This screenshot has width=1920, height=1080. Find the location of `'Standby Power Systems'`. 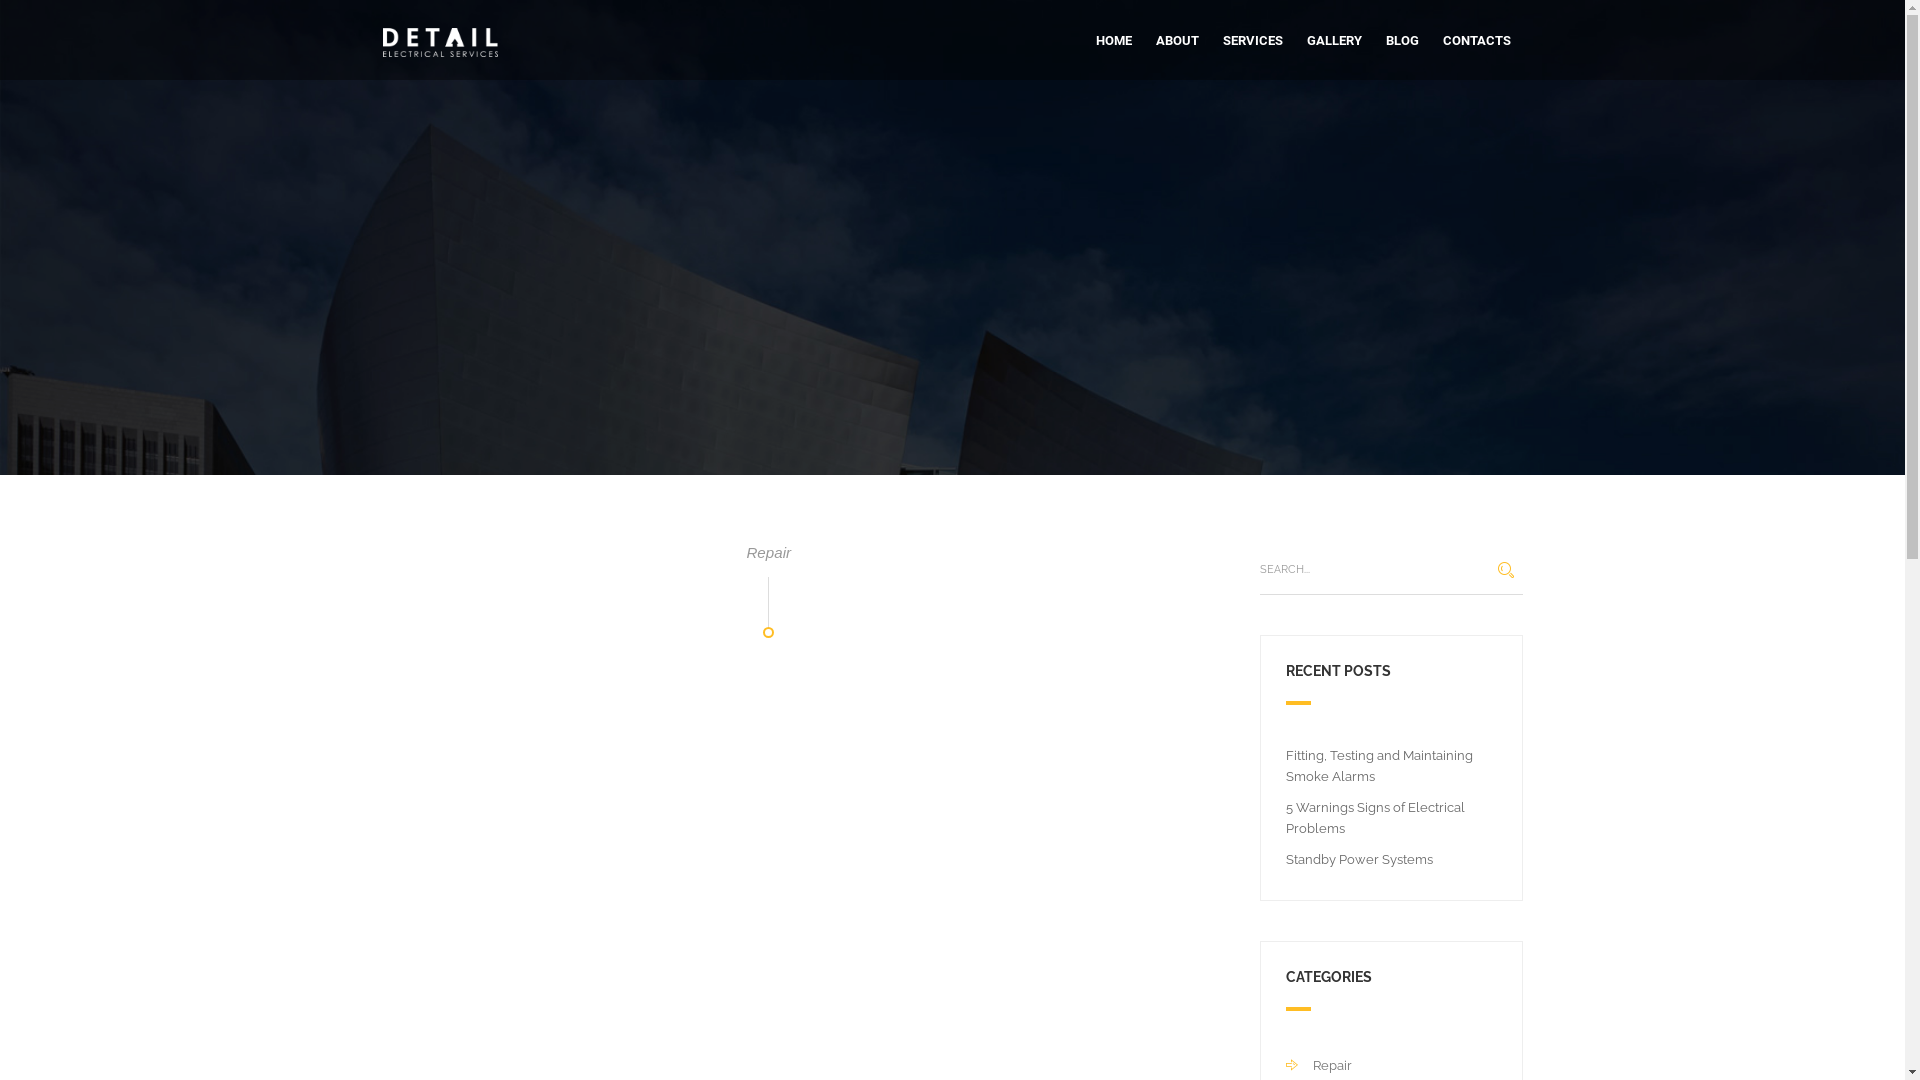

'Standby Power Systems' is located at coordinates (1359, 858).